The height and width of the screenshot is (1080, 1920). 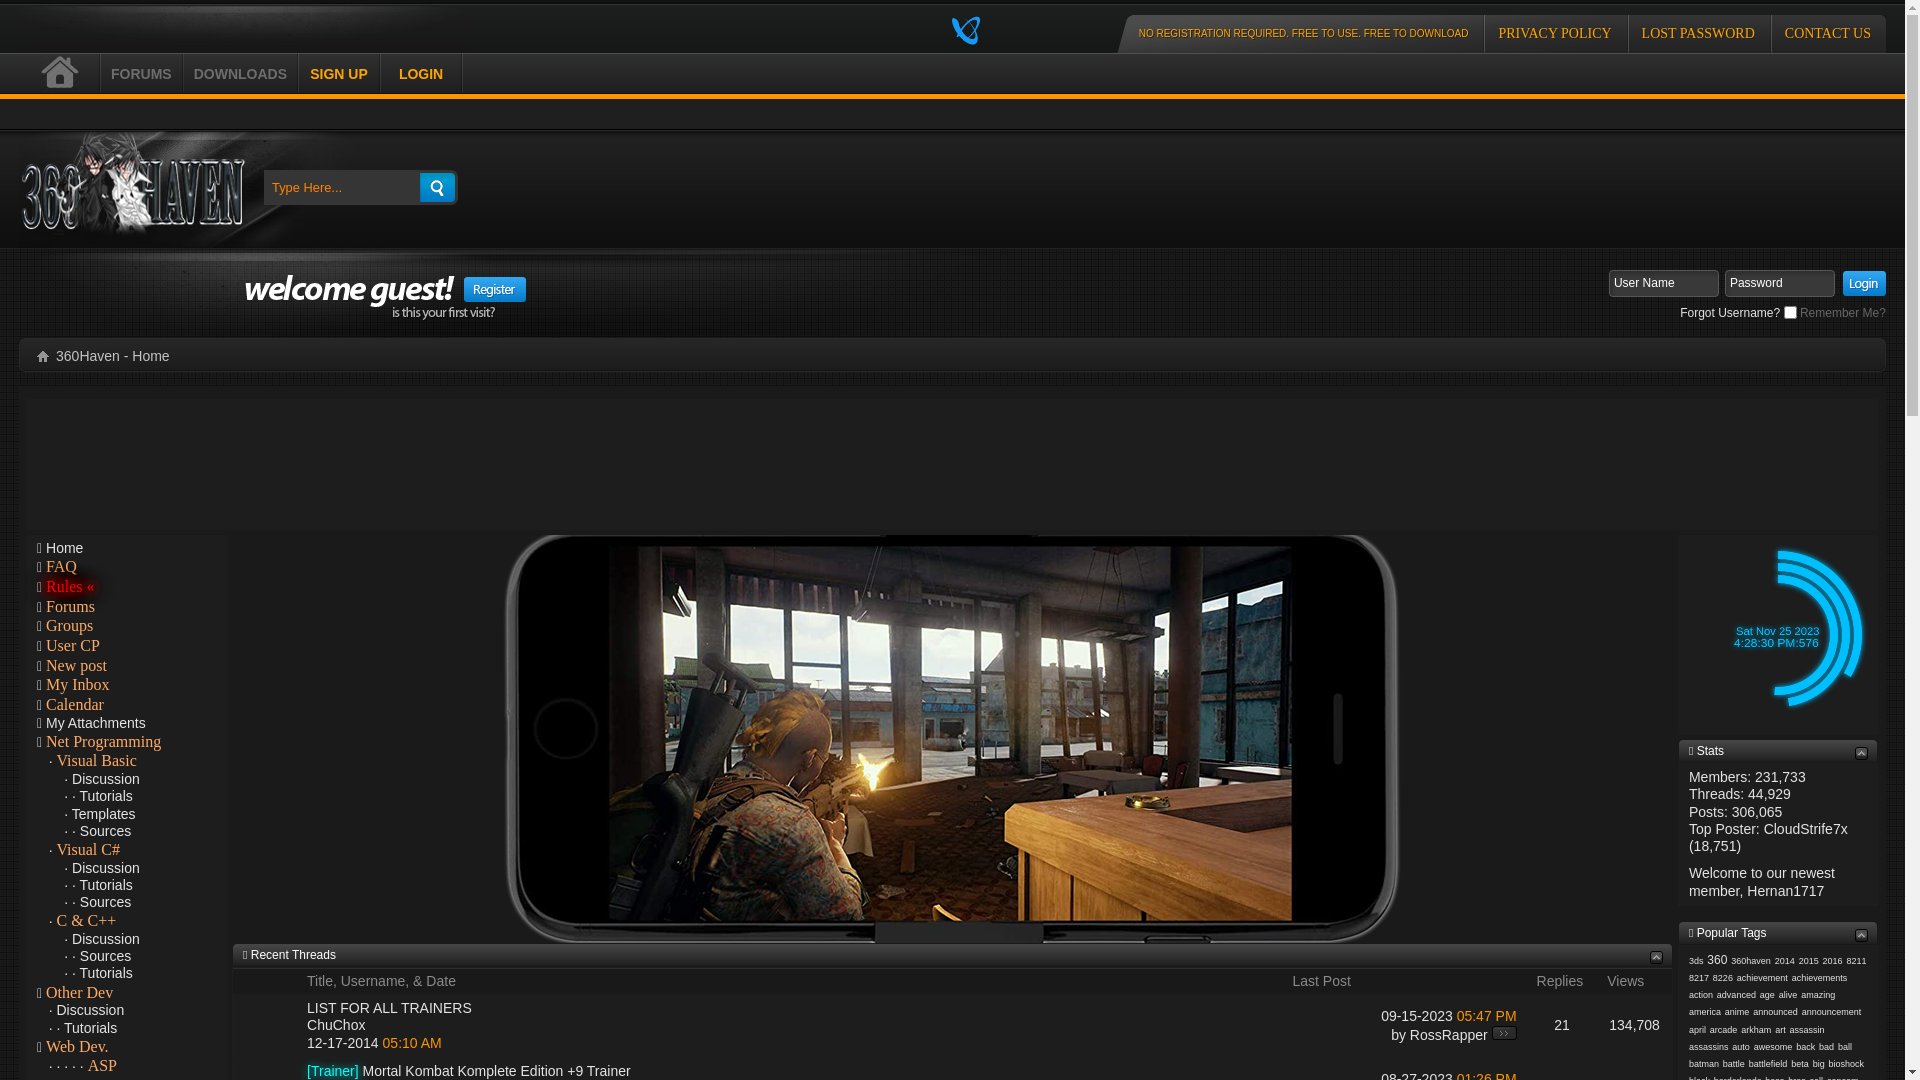 What do you see at coordinates (1736, 1011) in the screenshot?
I see `'anime'` at bounding box center [1736, 1011].